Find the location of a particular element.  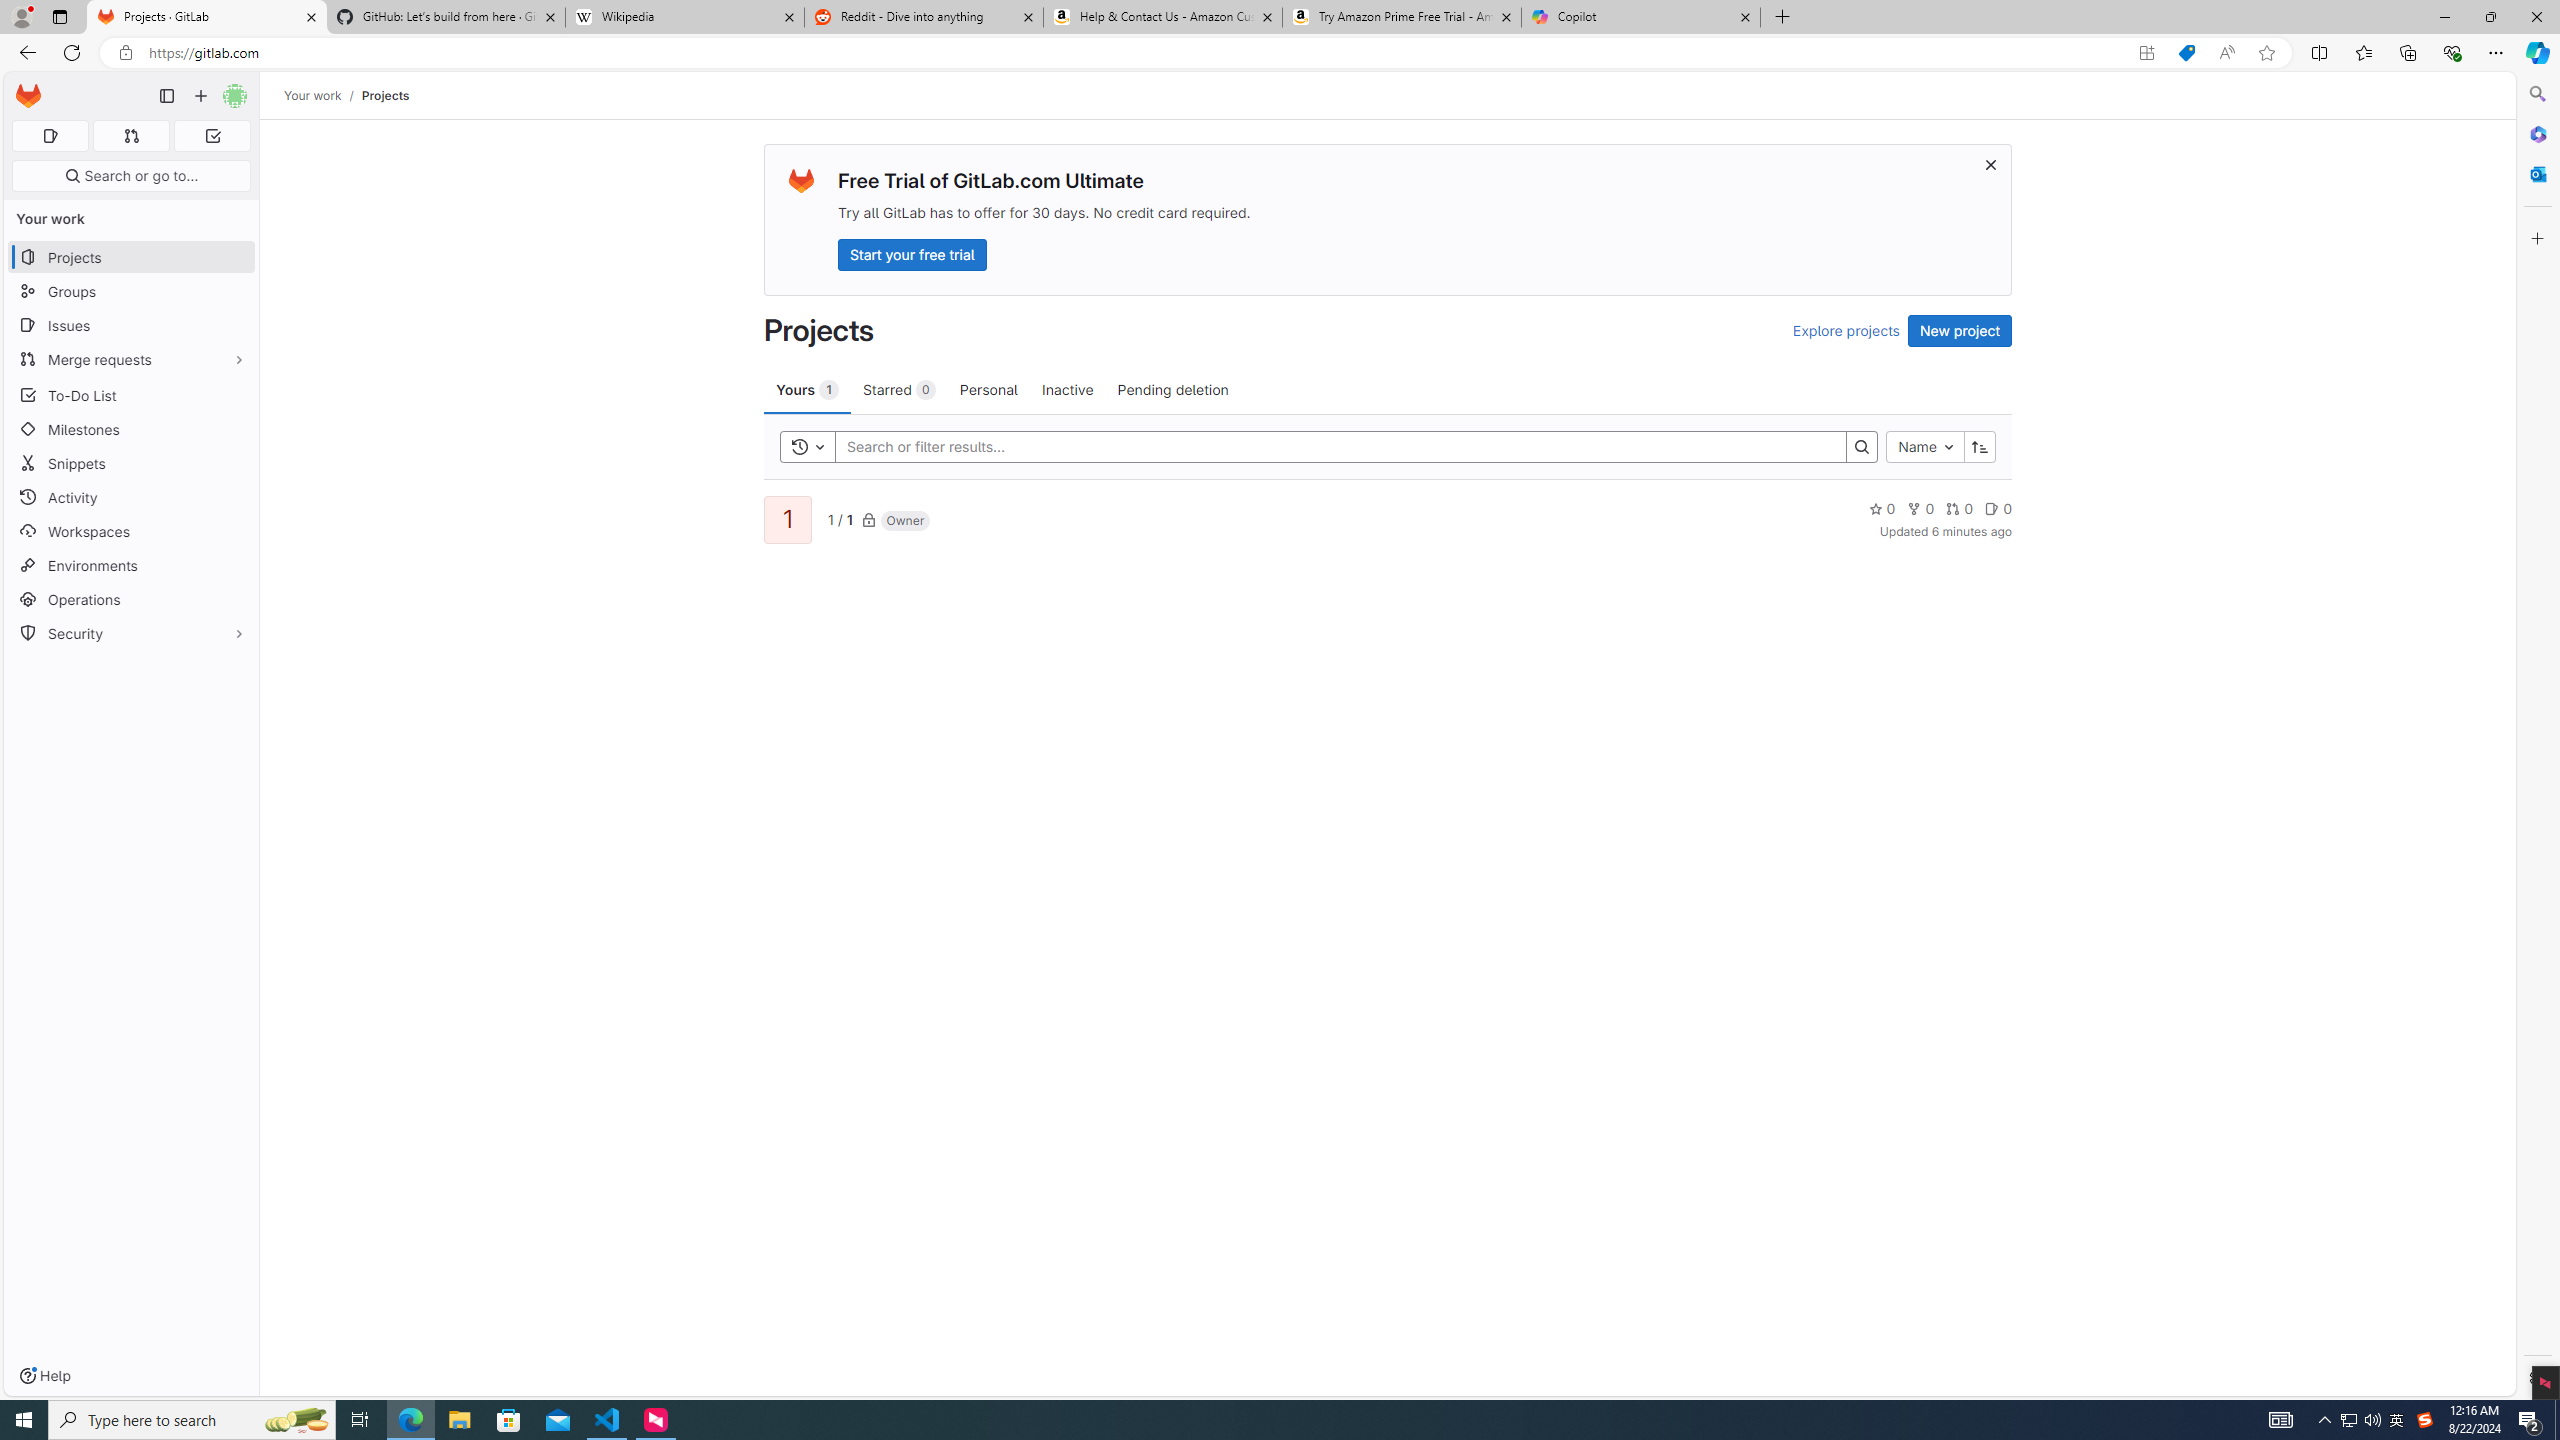

'Dismiss trial promotion' is located at coordinates (1989, 164).